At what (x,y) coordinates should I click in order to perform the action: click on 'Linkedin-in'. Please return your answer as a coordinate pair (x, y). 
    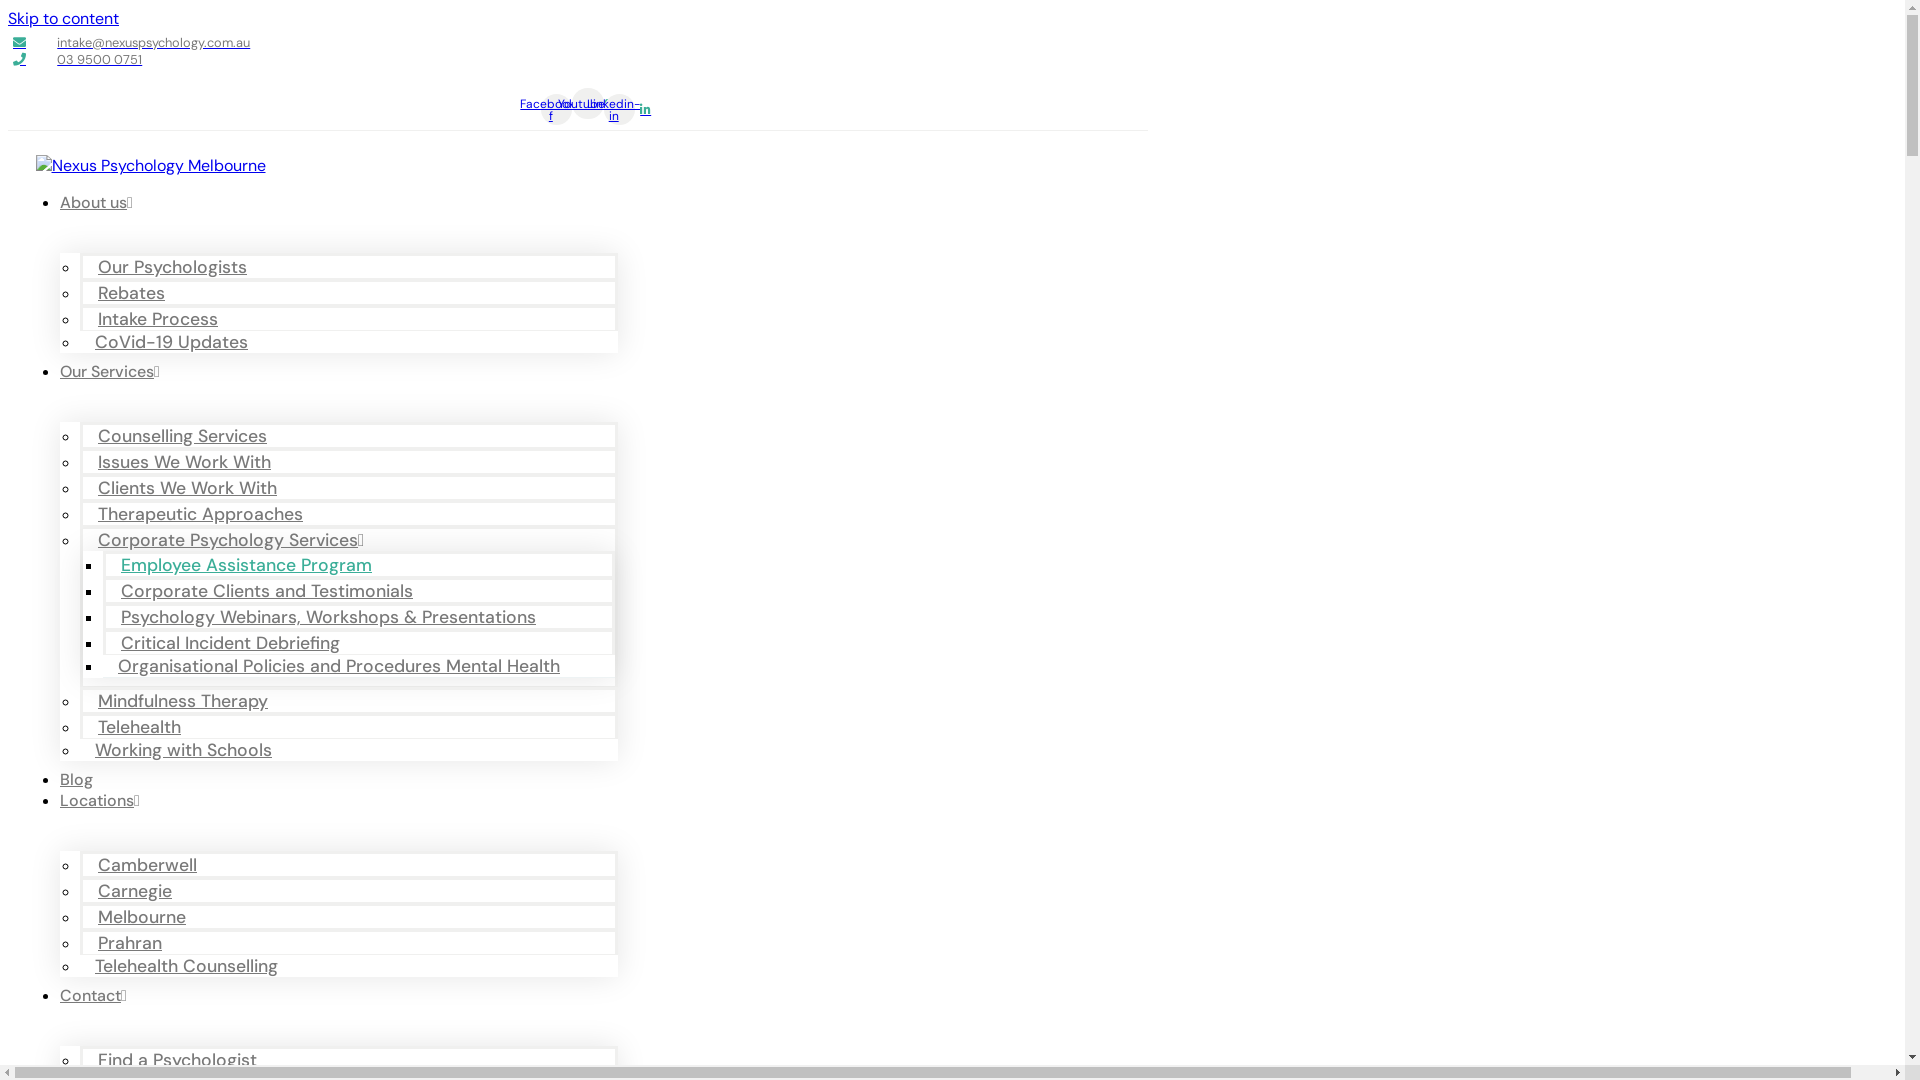
    Looking at the image, I should click on (618, 109).